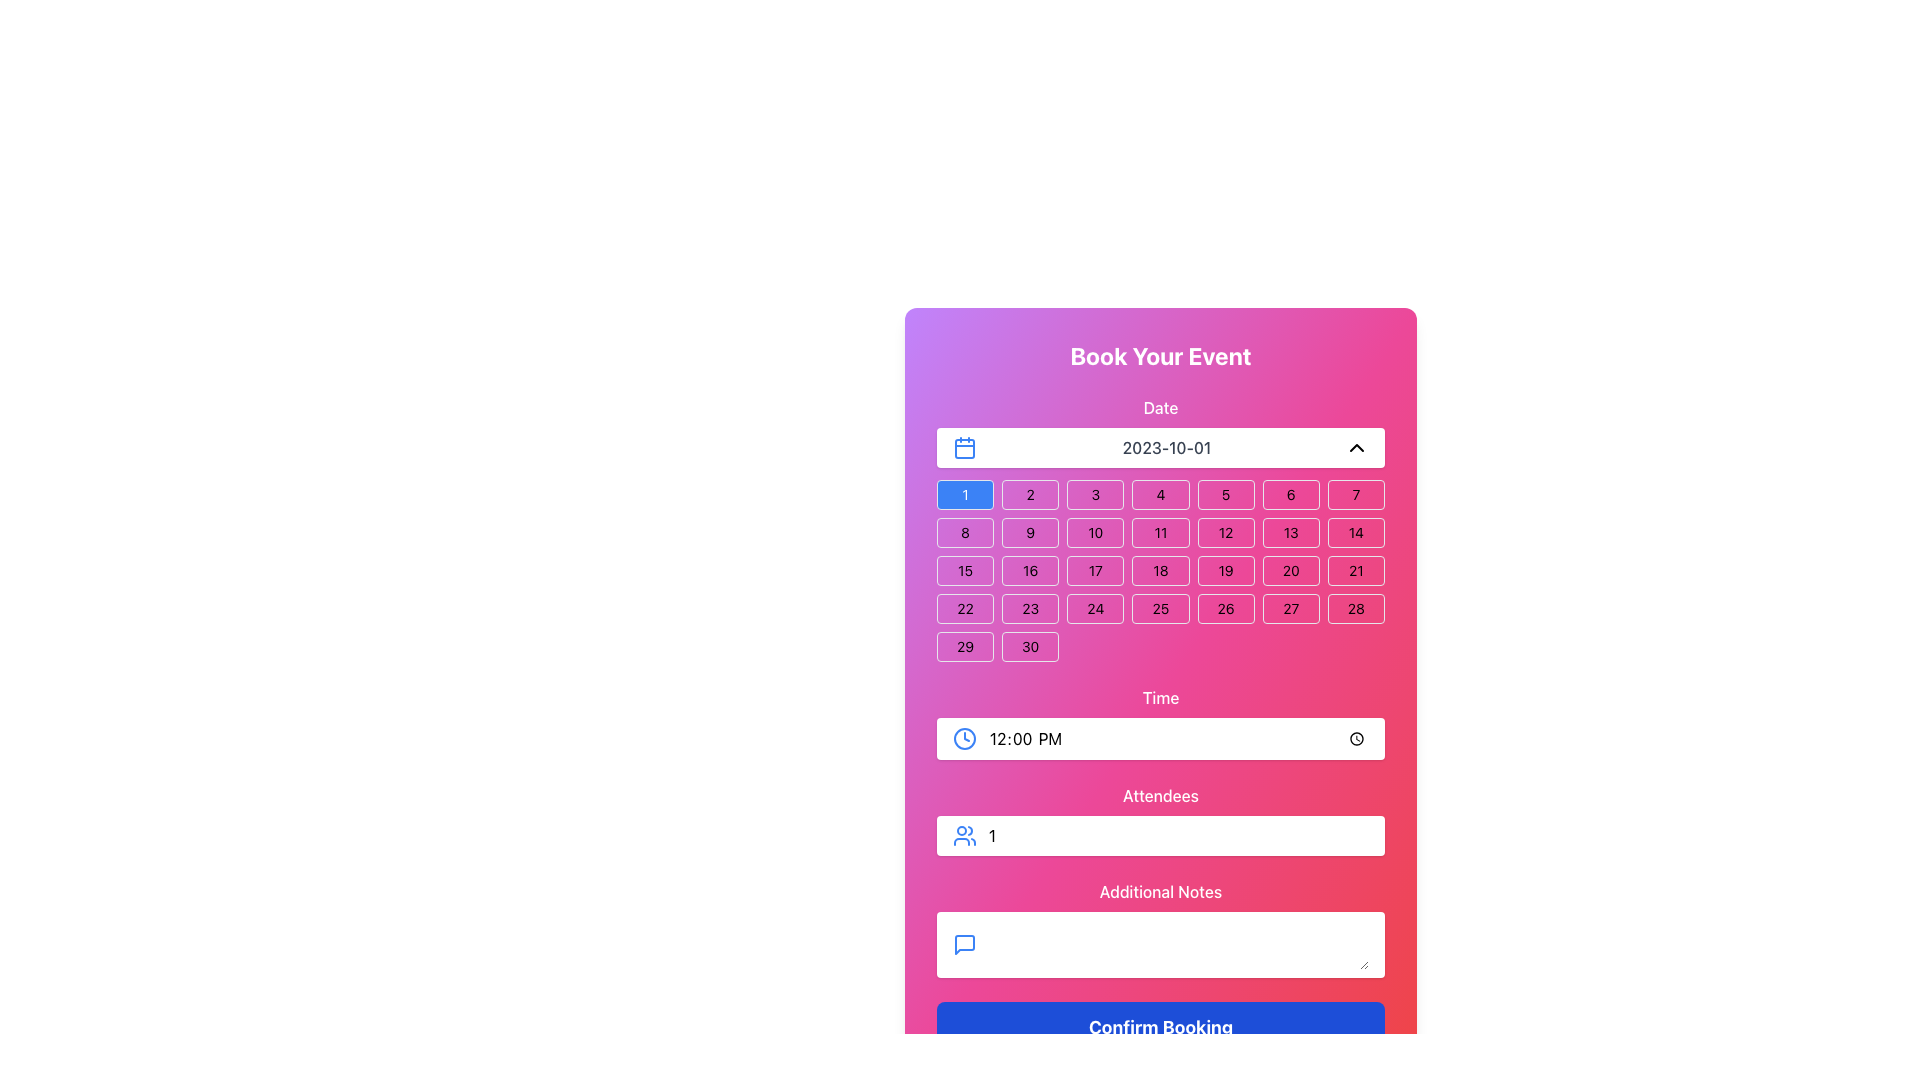 The width and height of the screenshot is (1920, 1080). Describe the element at coordinates (1161, 446) in the screenshot. I see `displayed date from the Dropdown input box located below the header text 'Date' and centered in the layout` at that location.